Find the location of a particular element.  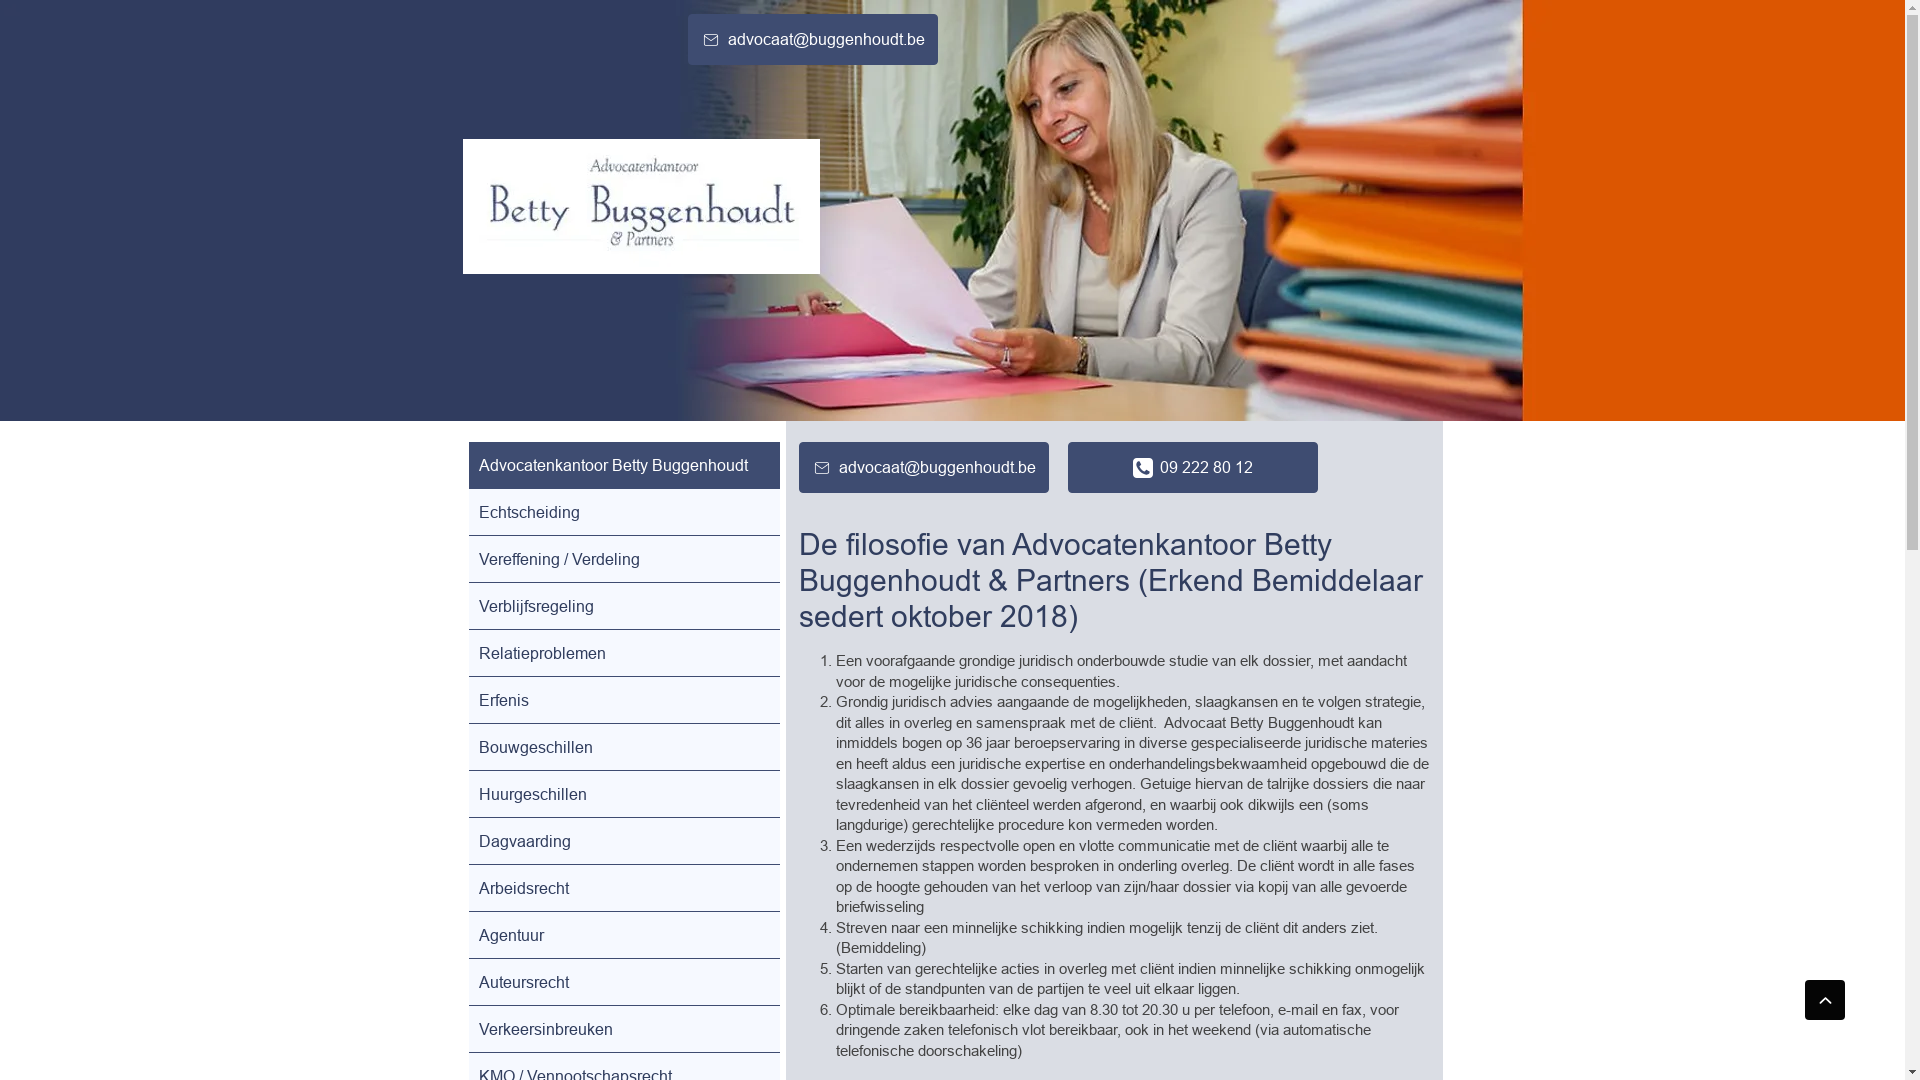

'Bouwgeschillen' is located at coordinates (622, 747).